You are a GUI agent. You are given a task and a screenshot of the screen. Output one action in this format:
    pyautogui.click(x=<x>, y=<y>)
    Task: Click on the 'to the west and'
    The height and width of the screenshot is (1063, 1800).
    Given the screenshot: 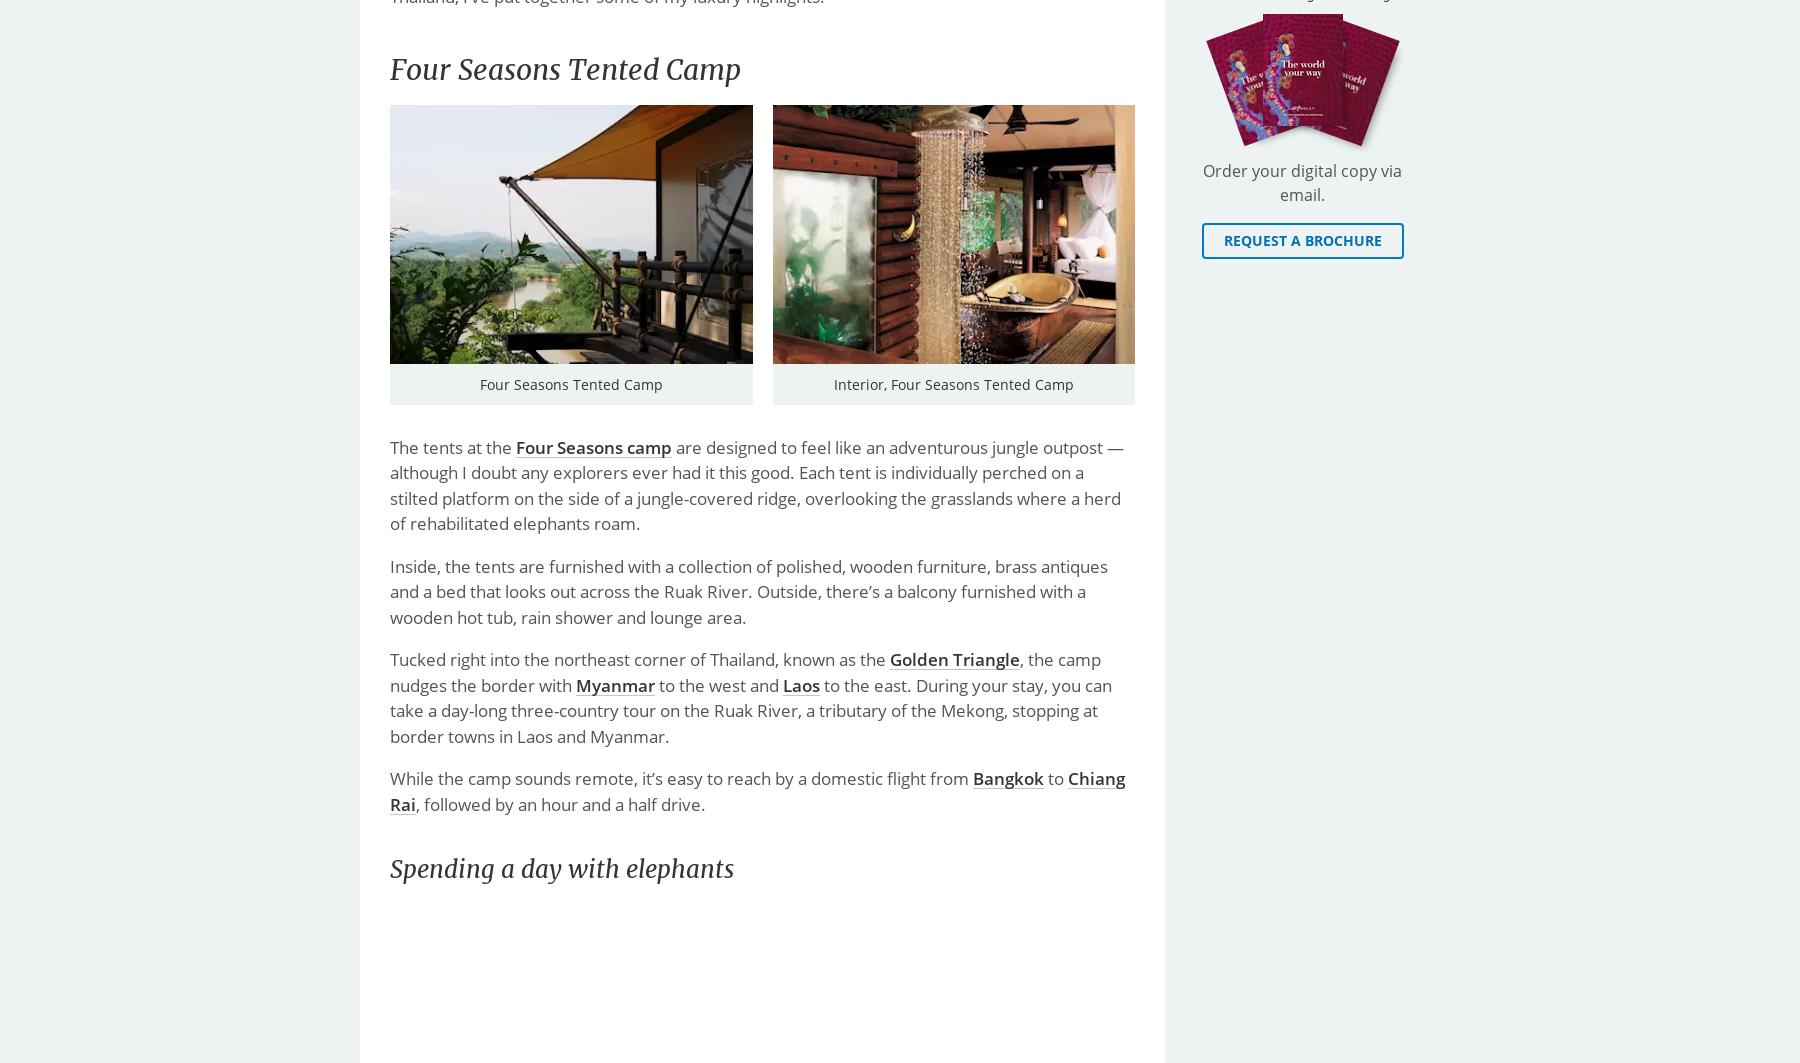 What is the action you would take?
    pyautogui.click(x=717, y=683)
    